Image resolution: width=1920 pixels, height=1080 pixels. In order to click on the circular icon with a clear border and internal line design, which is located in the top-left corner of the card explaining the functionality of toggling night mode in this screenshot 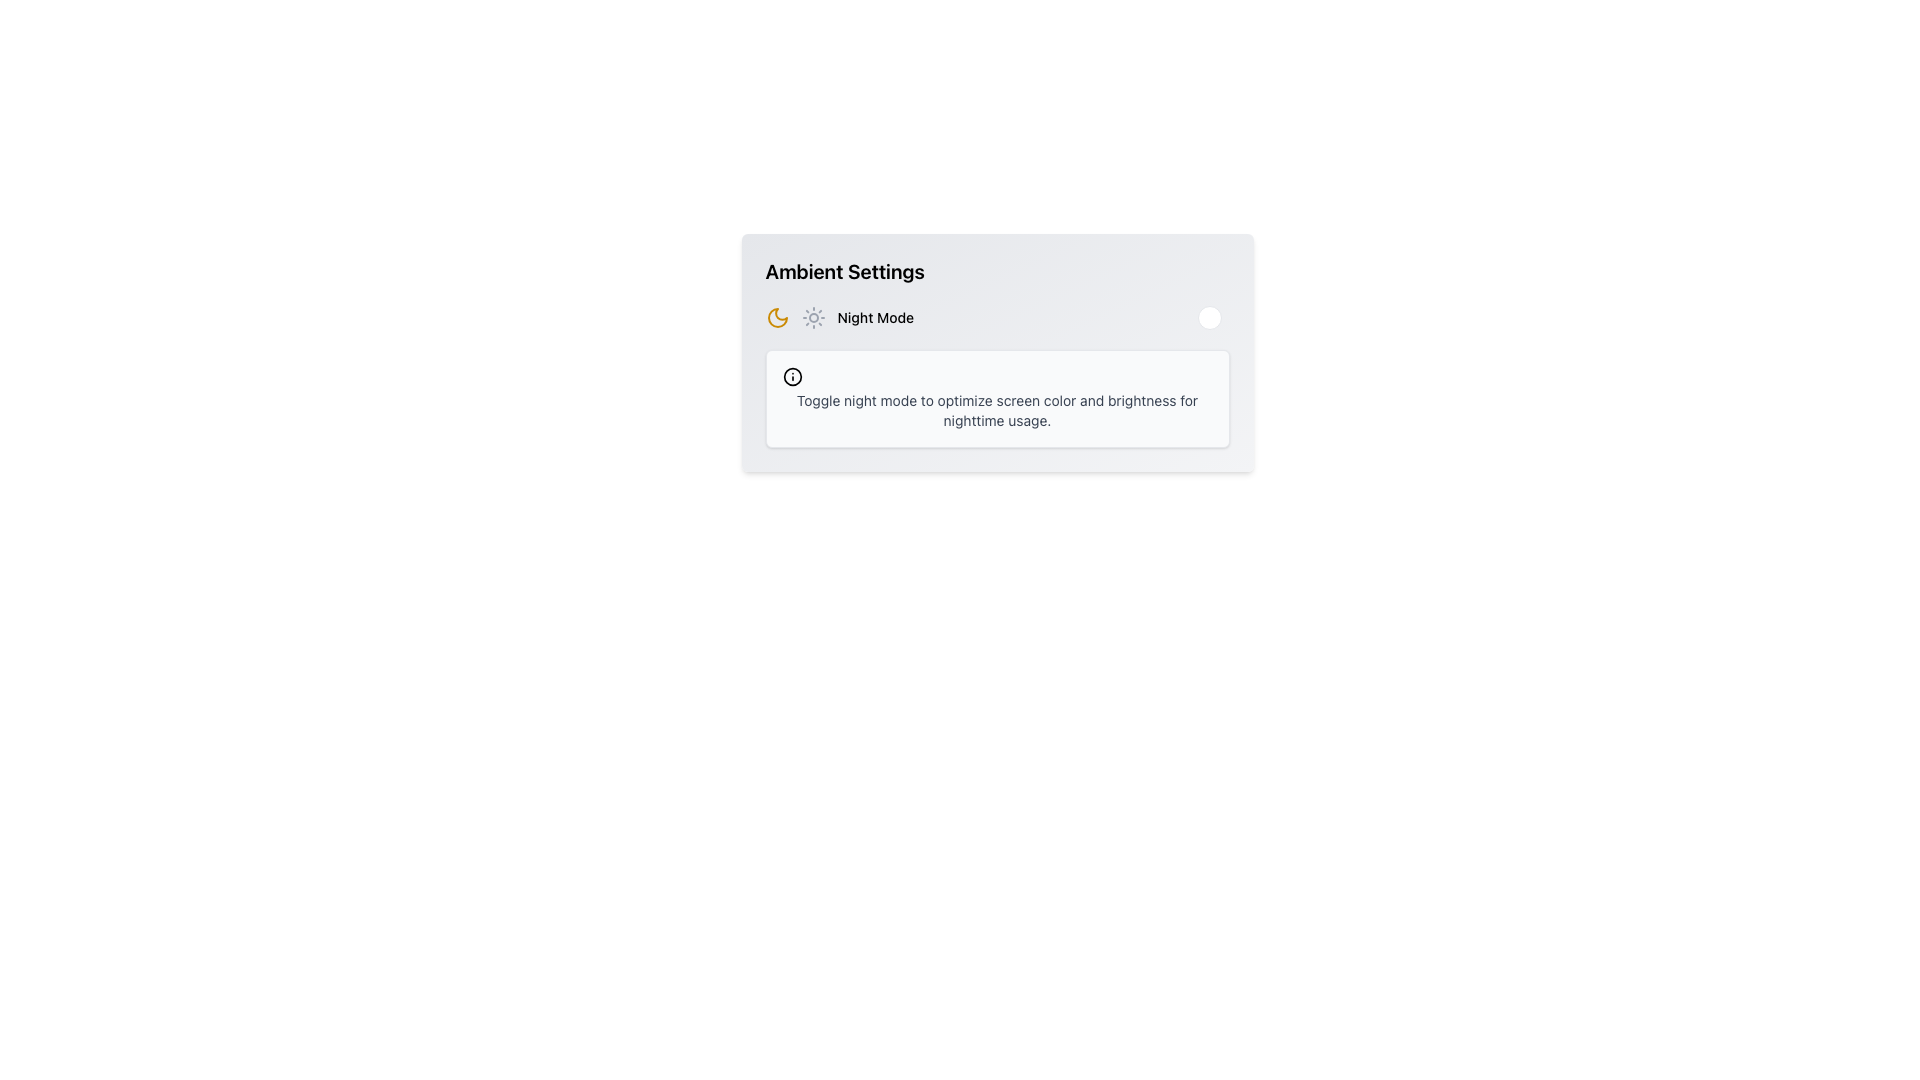, I will do `click(791, 377)`.